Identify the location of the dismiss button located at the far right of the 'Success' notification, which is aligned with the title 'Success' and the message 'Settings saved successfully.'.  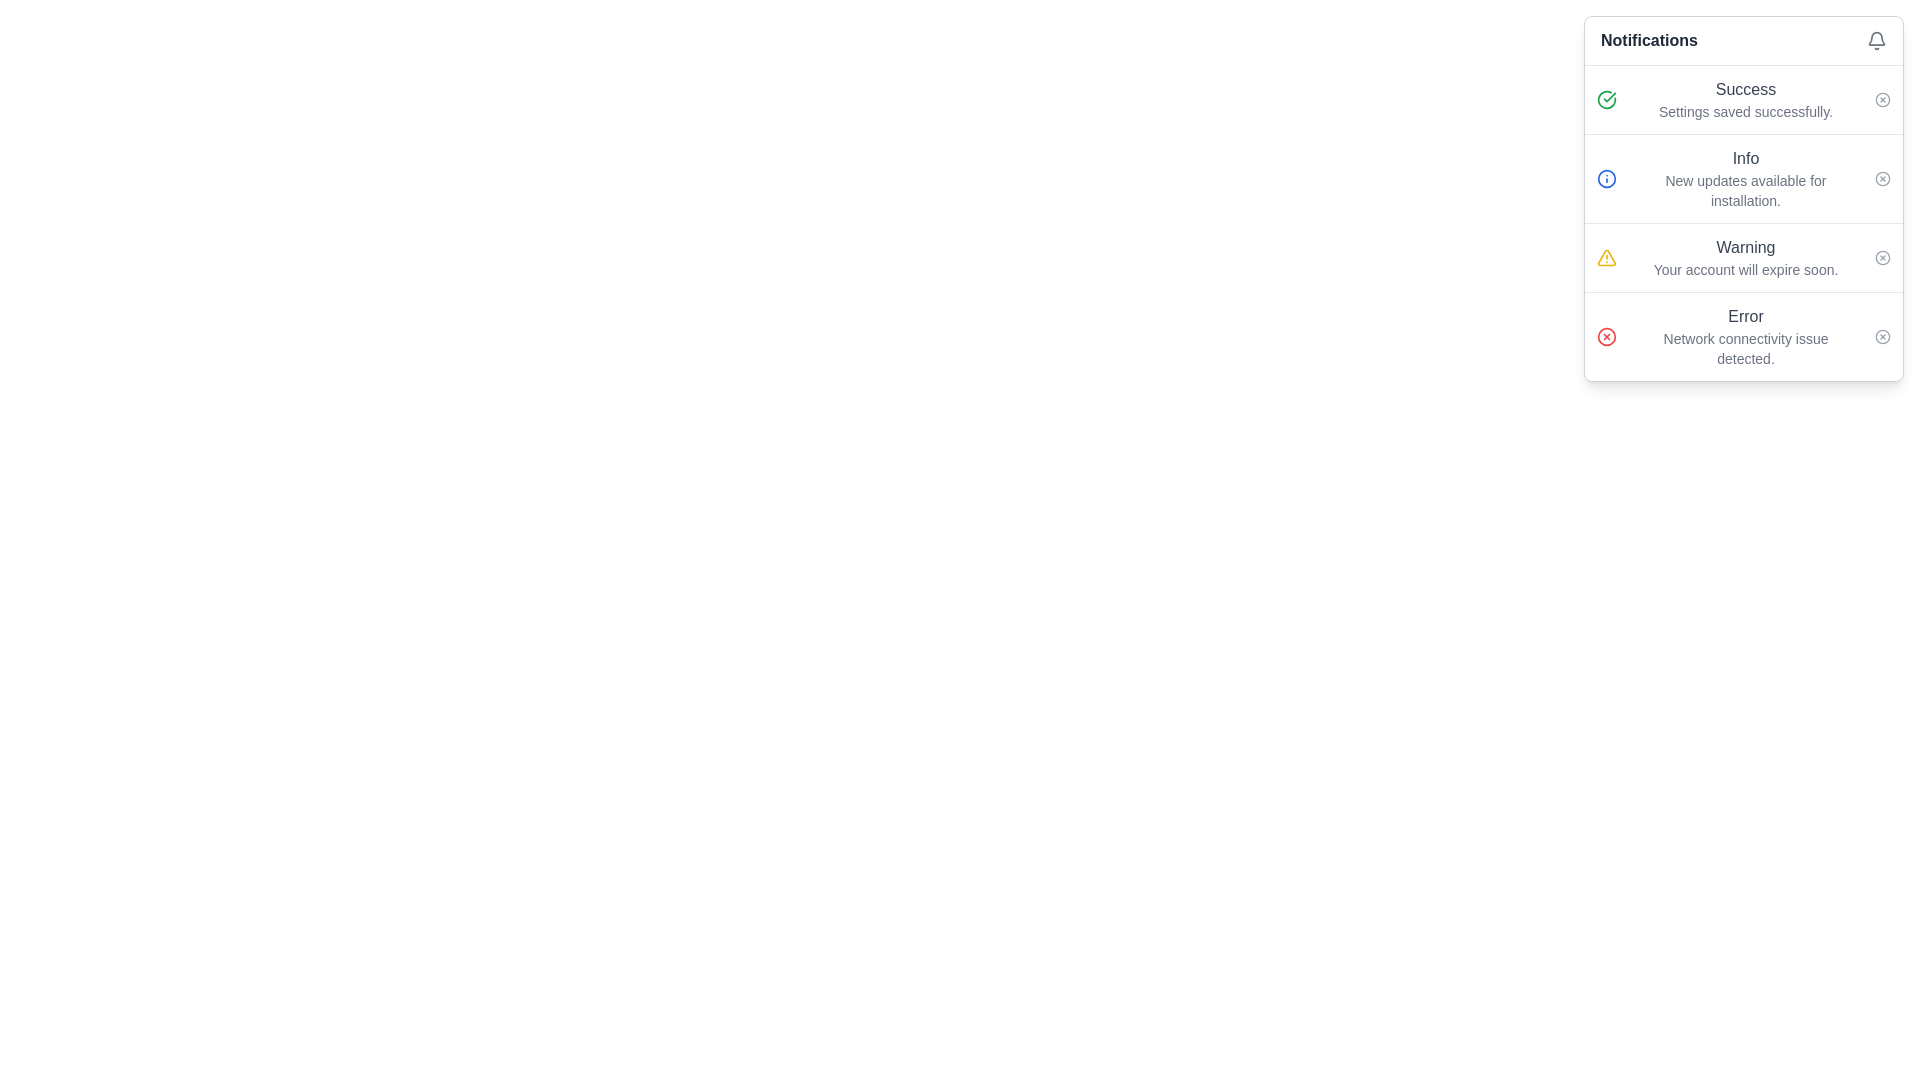
(1881, 100).